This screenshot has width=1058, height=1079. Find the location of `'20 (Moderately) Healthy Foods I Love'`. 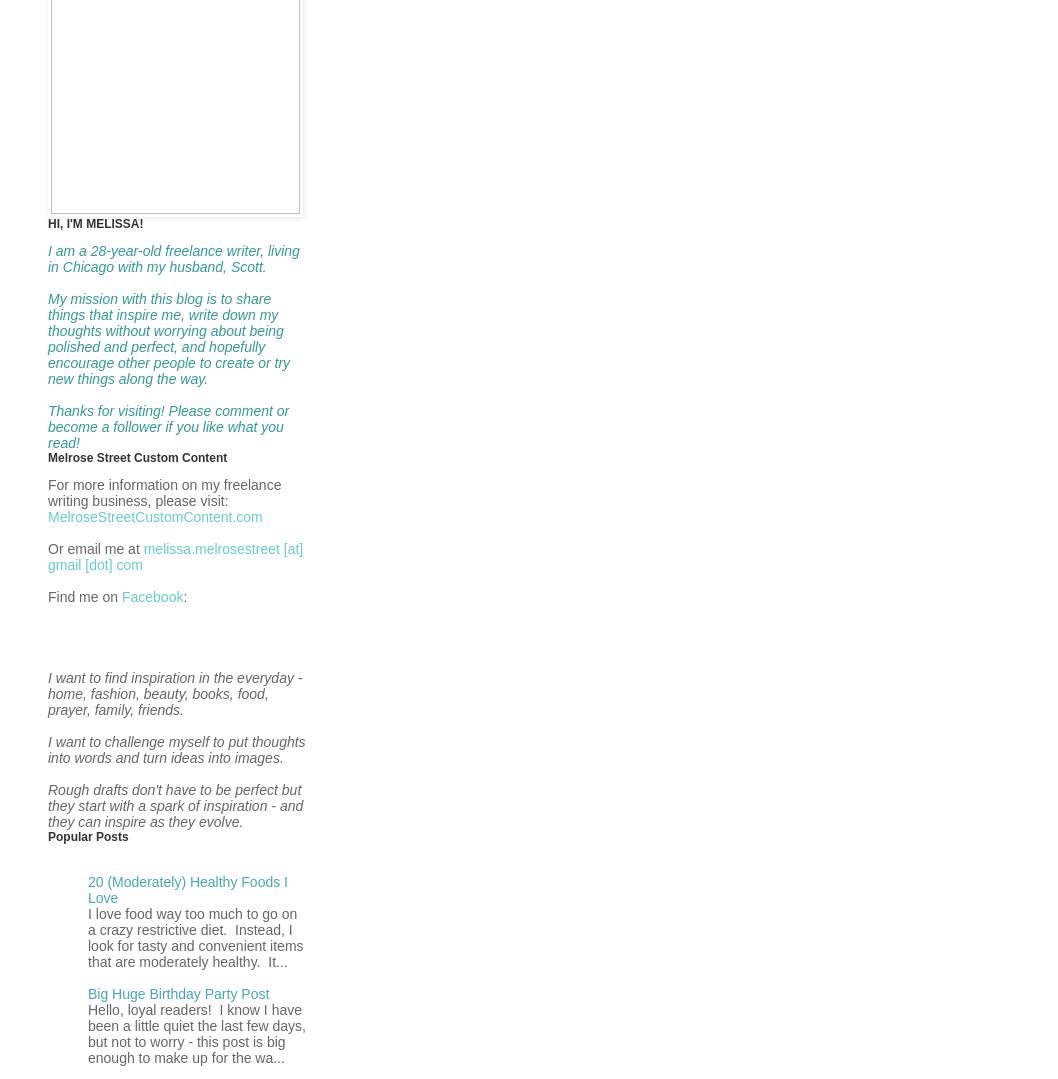

'20 (Moderately) Healthy Foods I Love' is located at coordinates (88, 887).